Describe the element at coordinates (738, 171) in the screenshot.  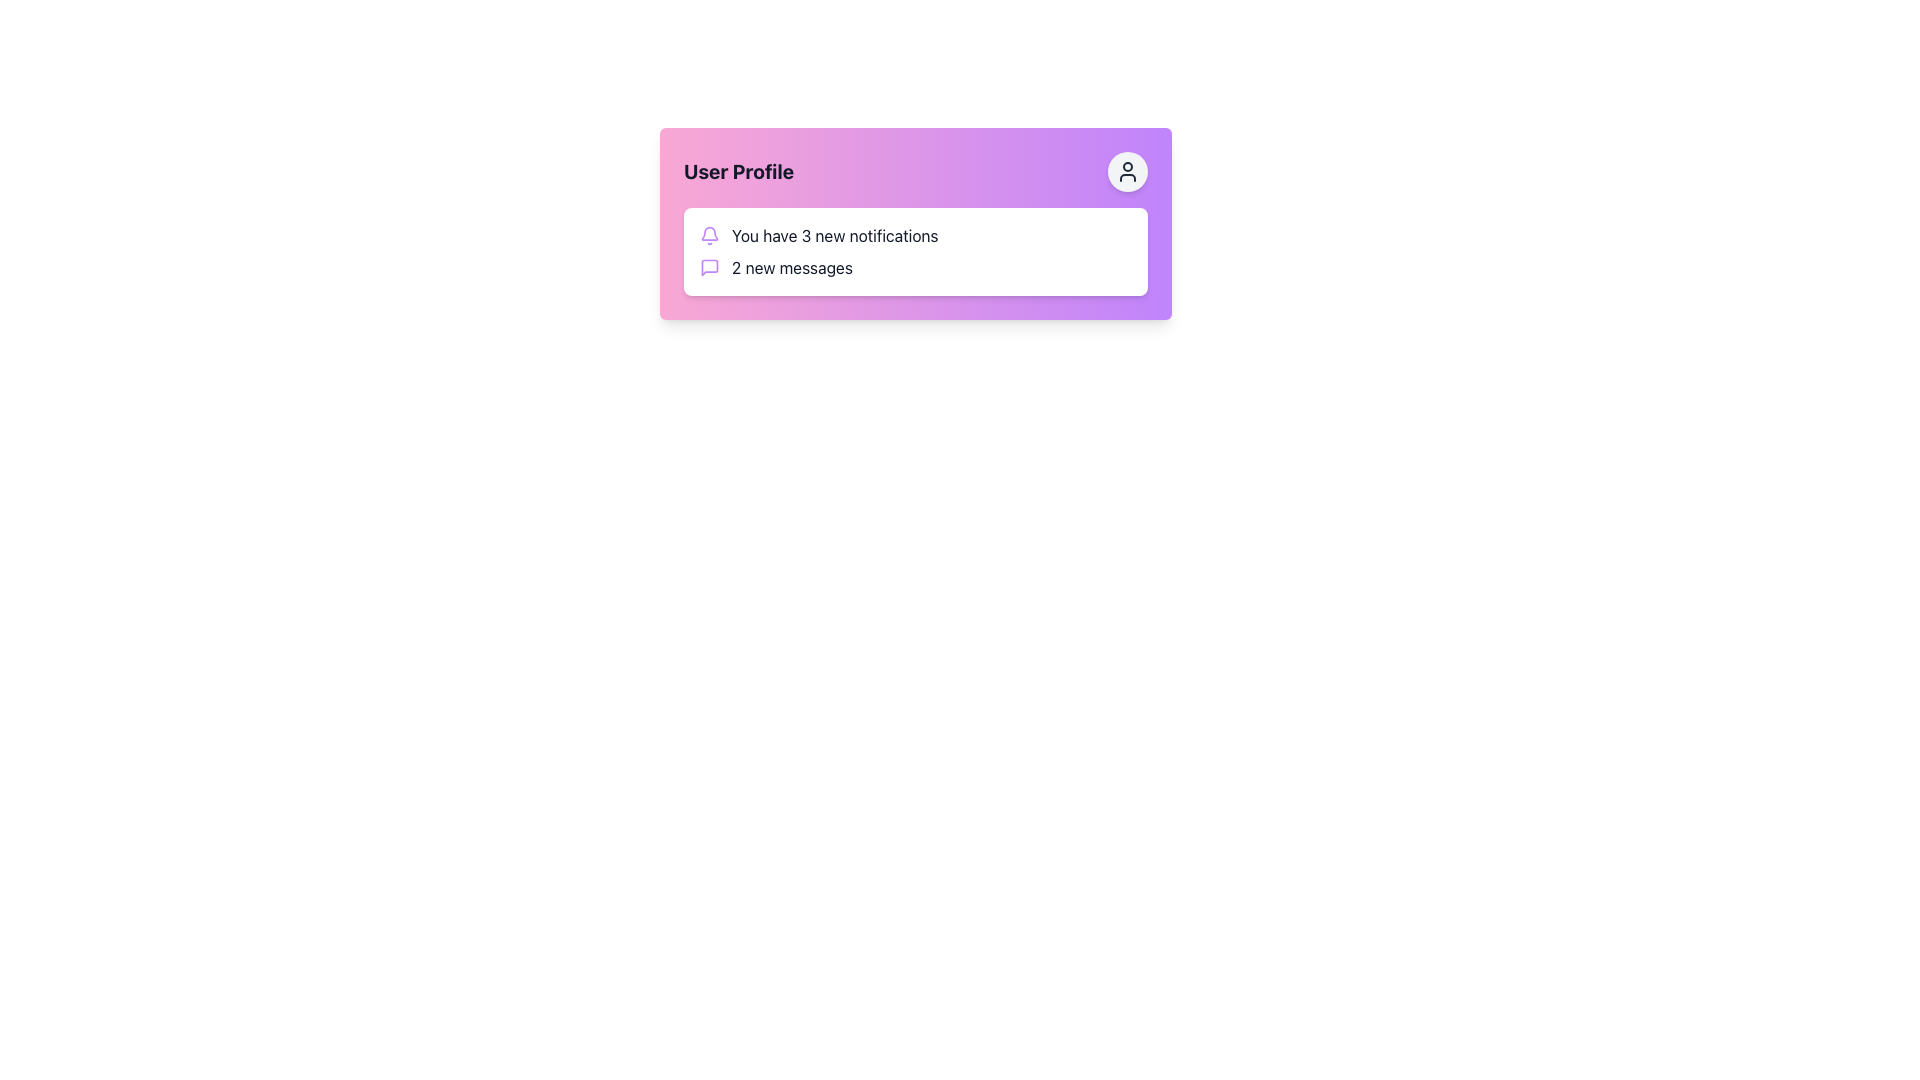
I see `the text label reading 'User Profile', which is styled in a bold and large font with a dark gray color, located at the top left segment of the notification panel` at that location.